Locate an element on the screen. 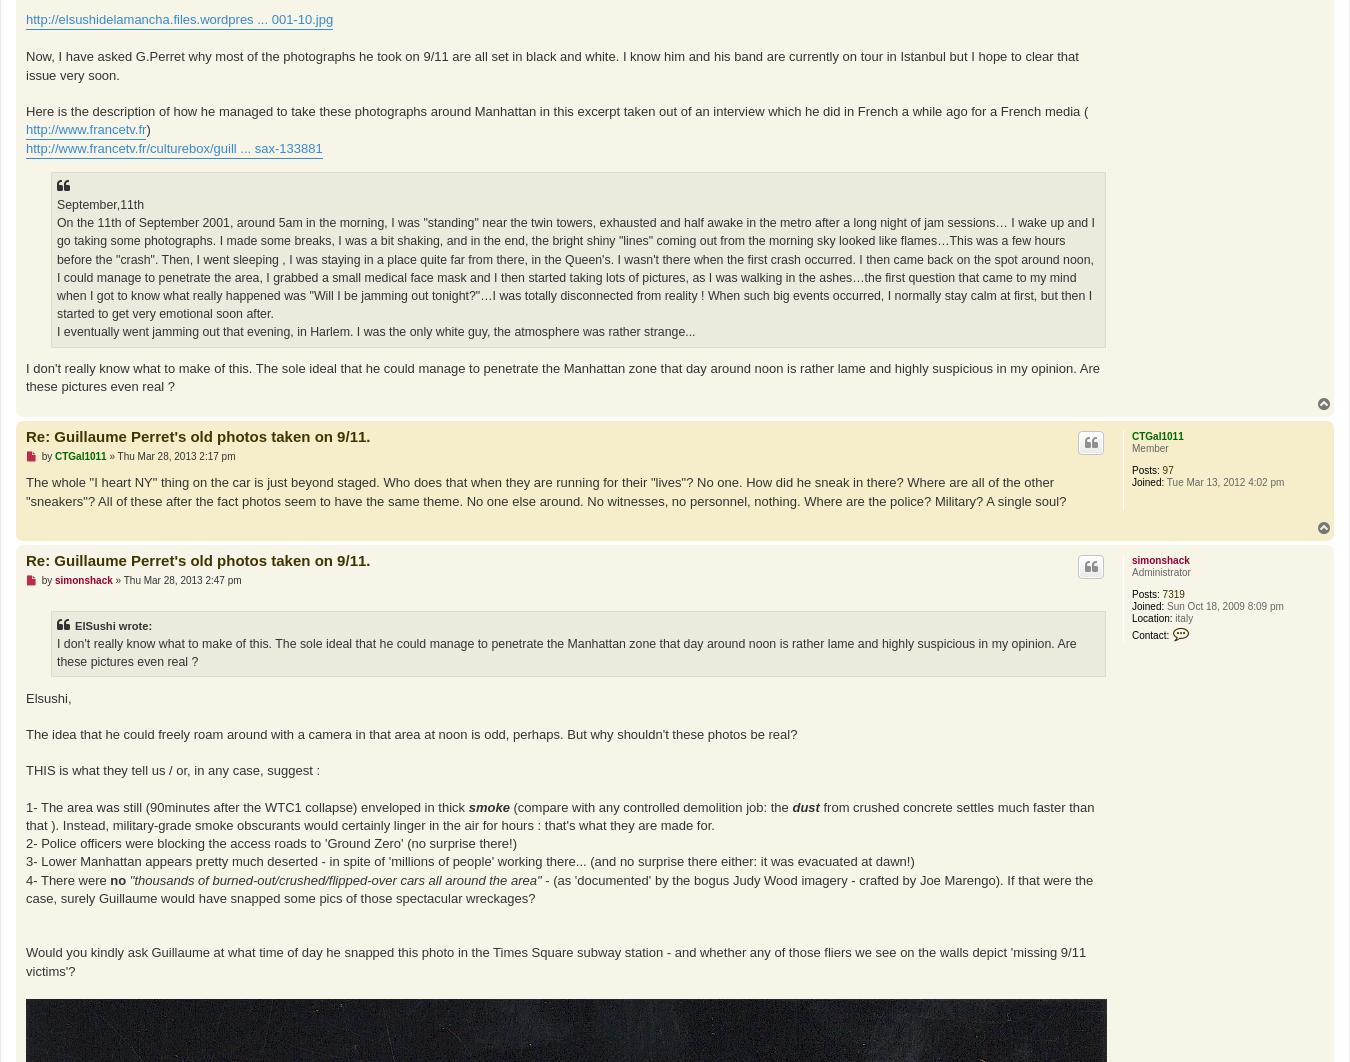 The image size is (1350, 1062). 'http://www.francetv.fr/culturebox/guill ... sax-133881' is located at coordinates (174, 148).